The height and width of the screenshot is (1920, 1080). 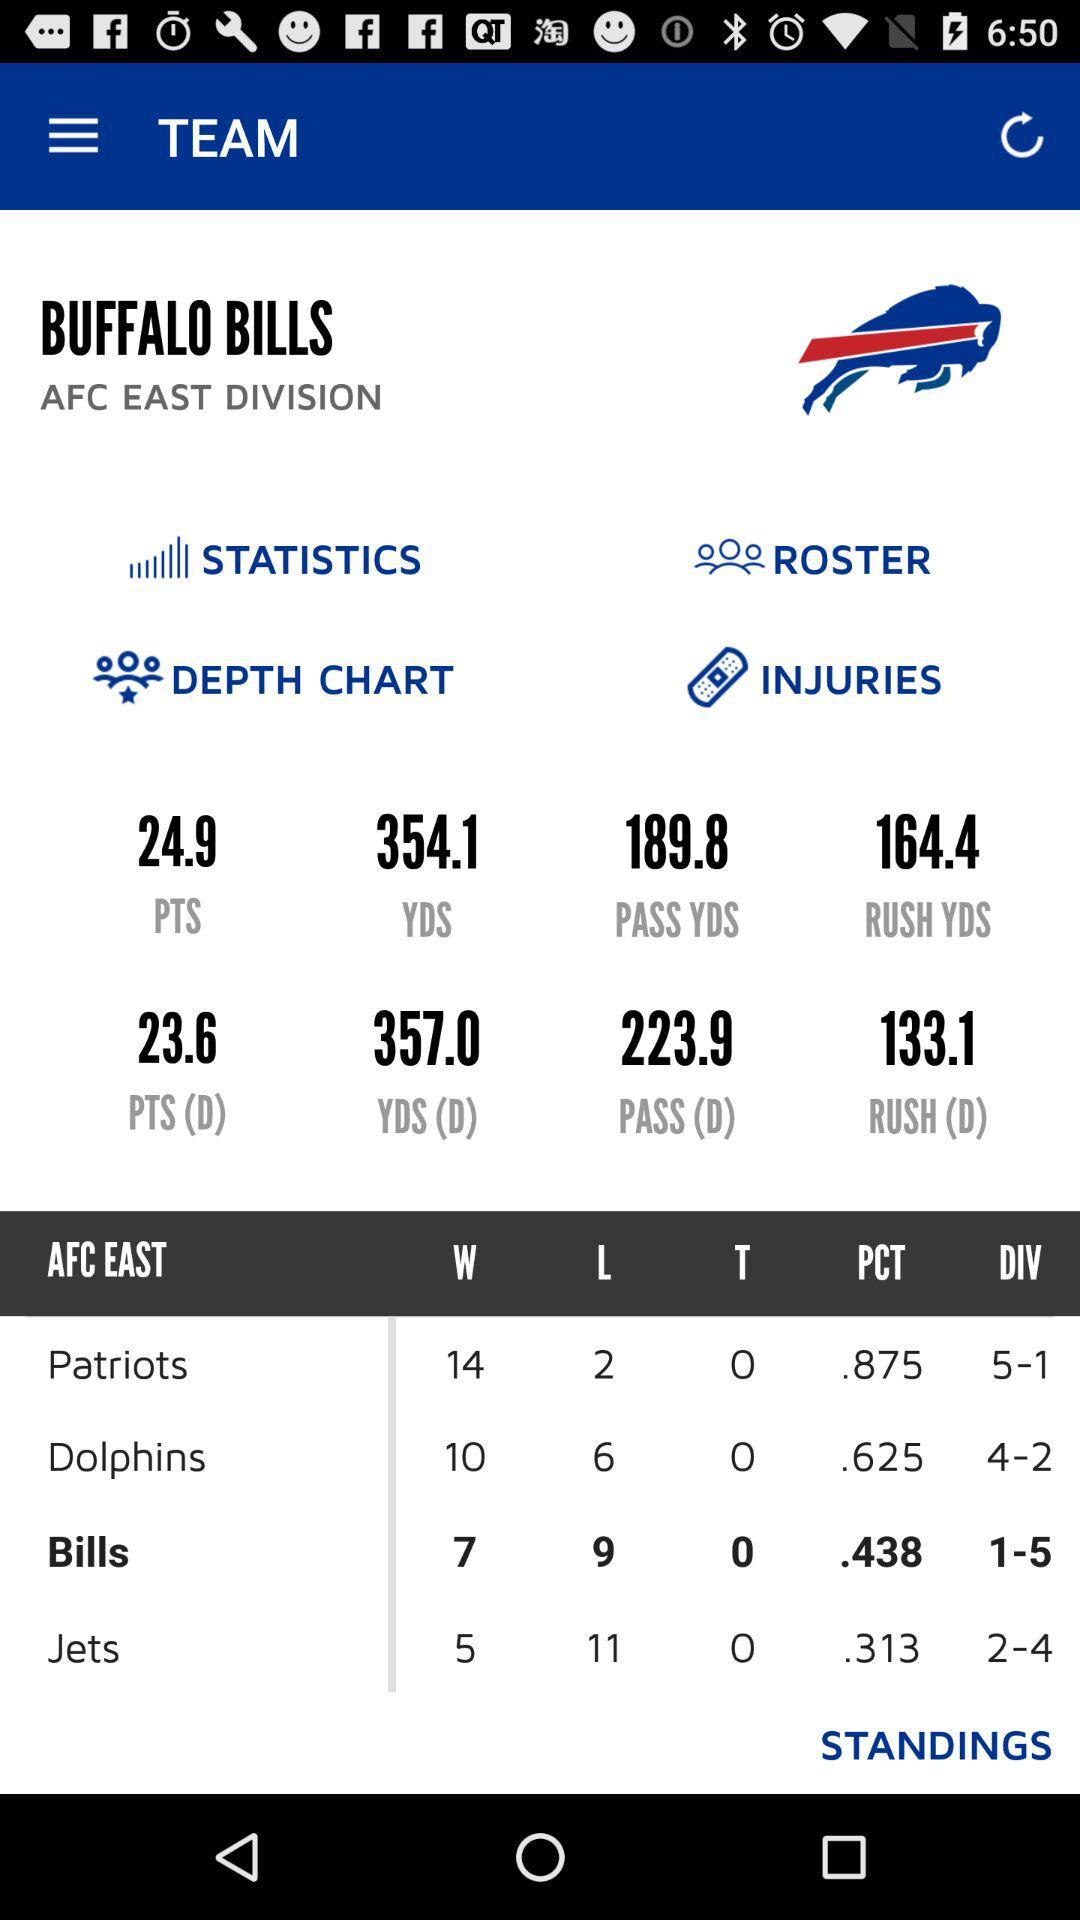 What do you see at coordinates (1002, 1262) in the screenshot?
I see `icon above .875` at bounding box center [1002, 1262].